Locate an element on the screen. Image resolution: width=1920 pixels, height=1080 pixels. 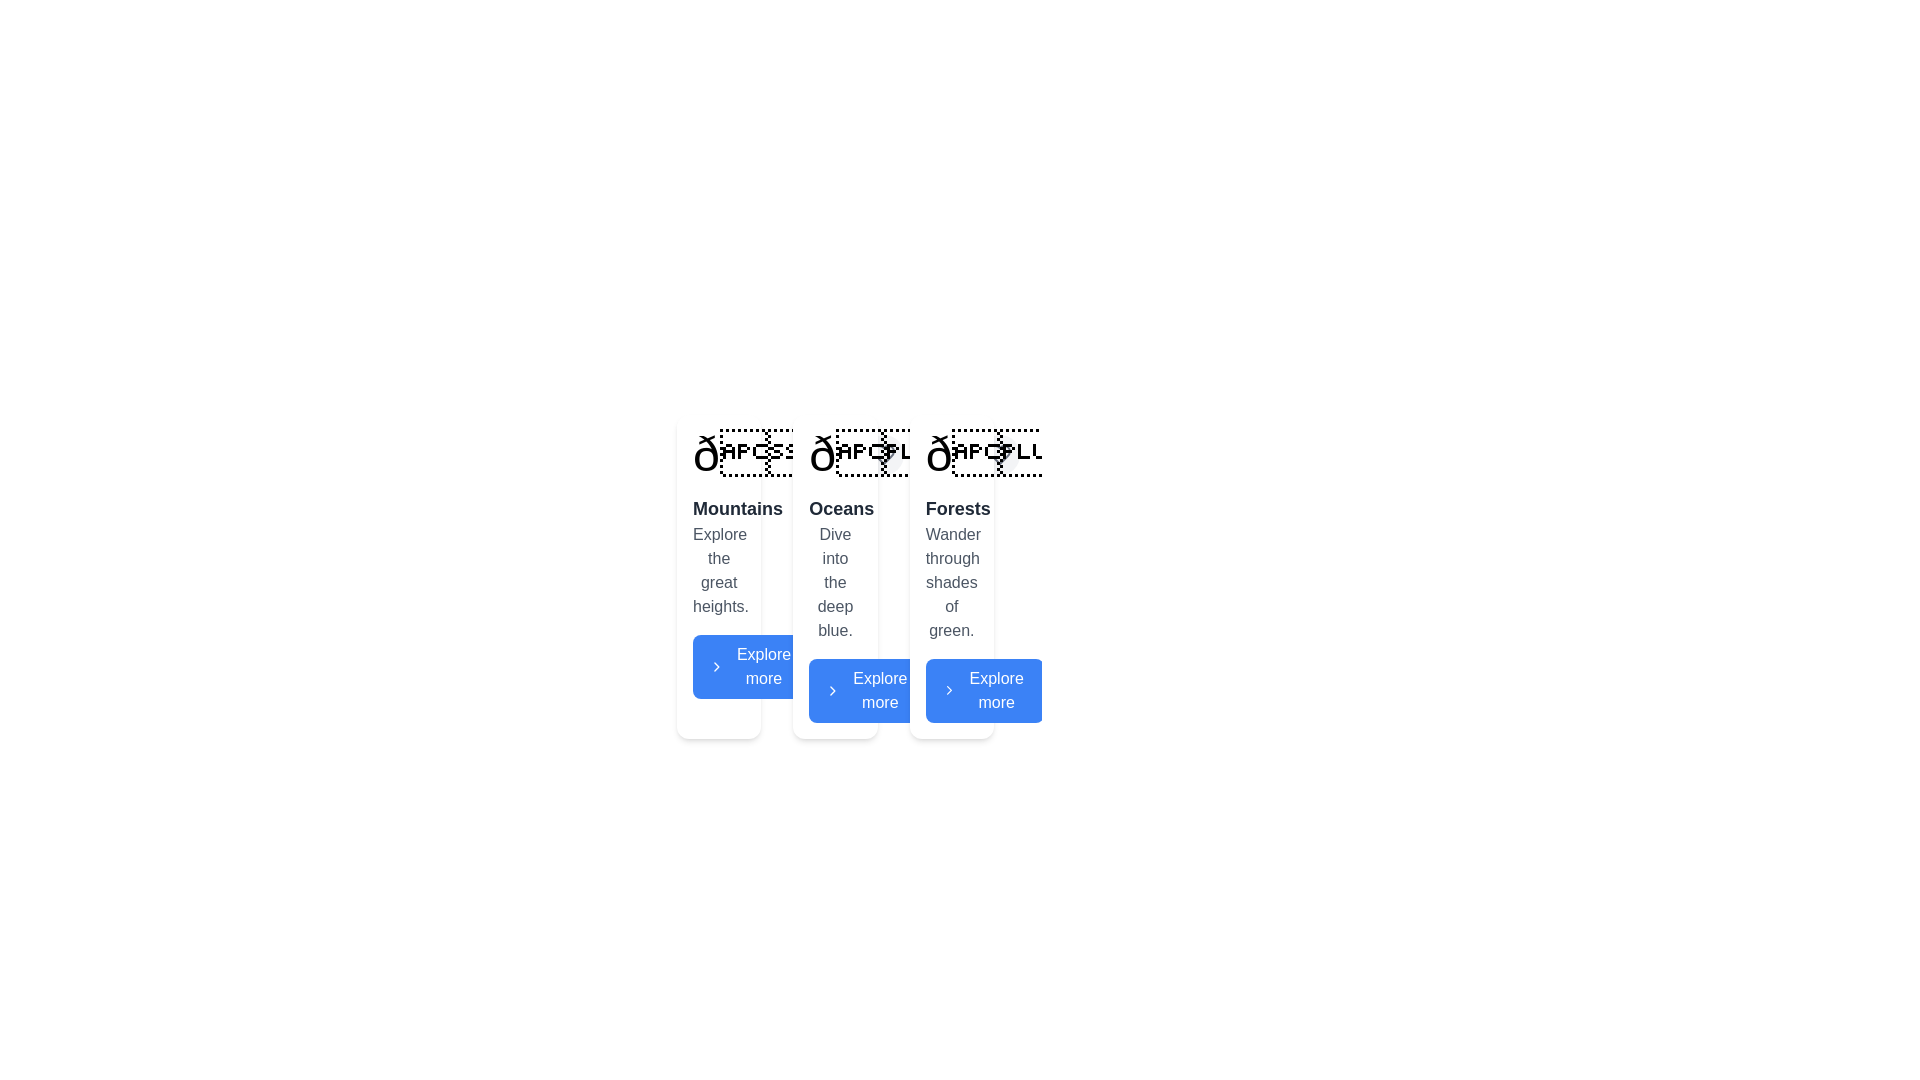
the heart-shaped icon representing a 'like' or 'favorite' feature, which is located centrally in the second card labeled 'Oceans' is located at coordinates (882, 455).